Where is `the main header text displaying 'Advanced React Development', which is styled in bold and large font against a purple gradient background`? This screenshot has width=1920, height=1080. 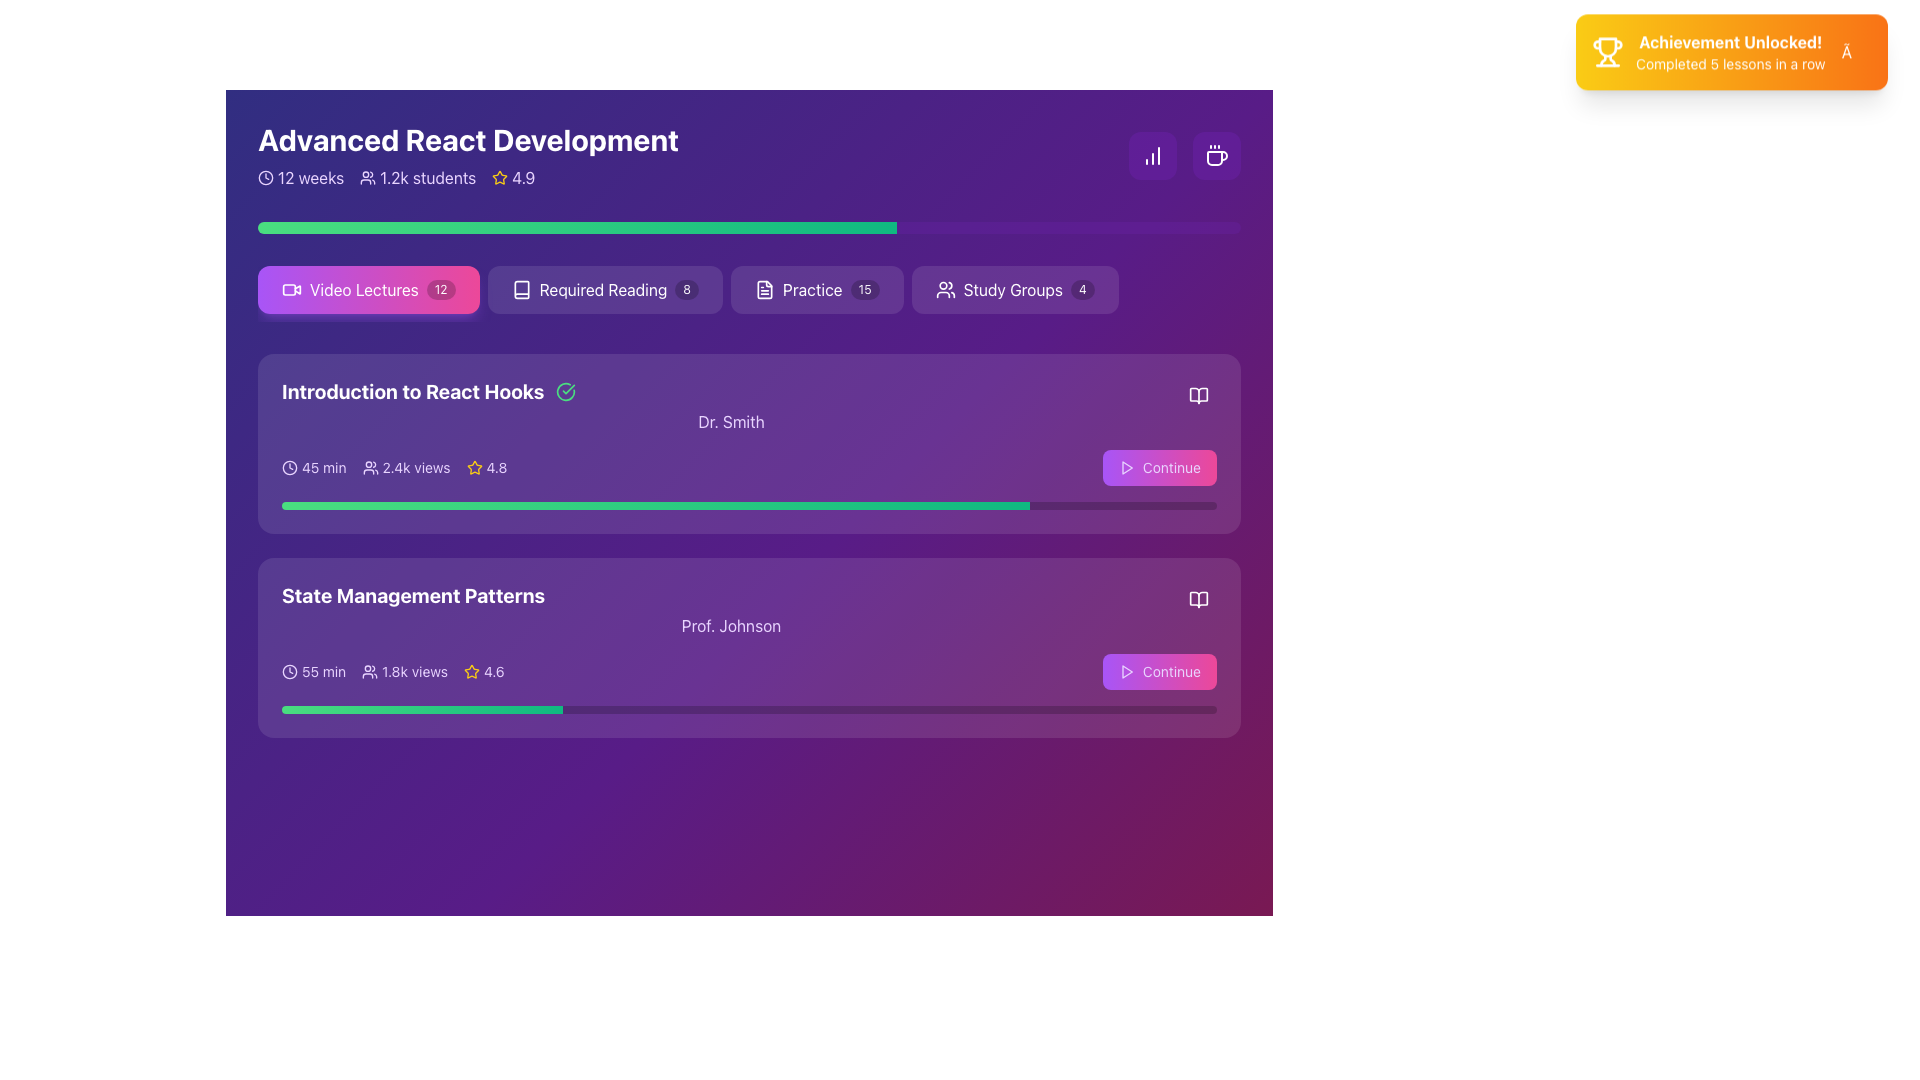 the main header text displaying 'Advanced React Development', which is styled in bold and large font against a purple gradient background is located at coordinates (467, 138).